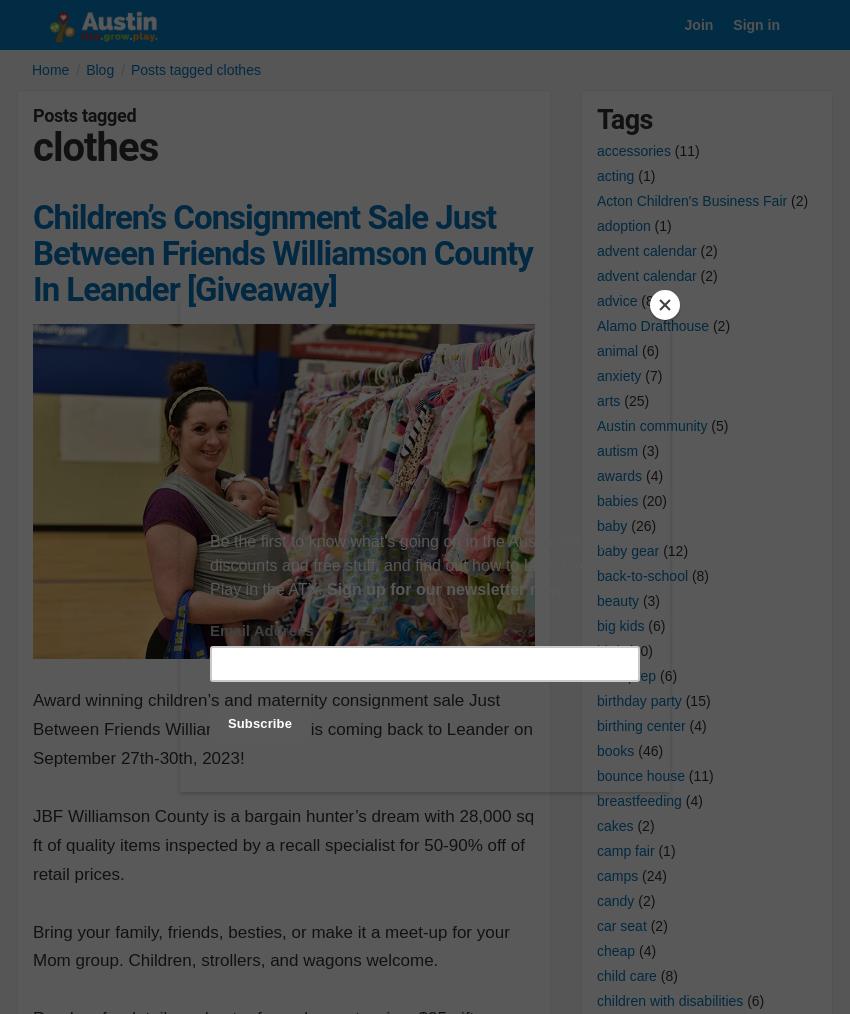 The image size is (850, 1014). What do you see at coordinates (694, 698) in the screenshot?
I see `'(15)'` at bounding box center [694, 698].